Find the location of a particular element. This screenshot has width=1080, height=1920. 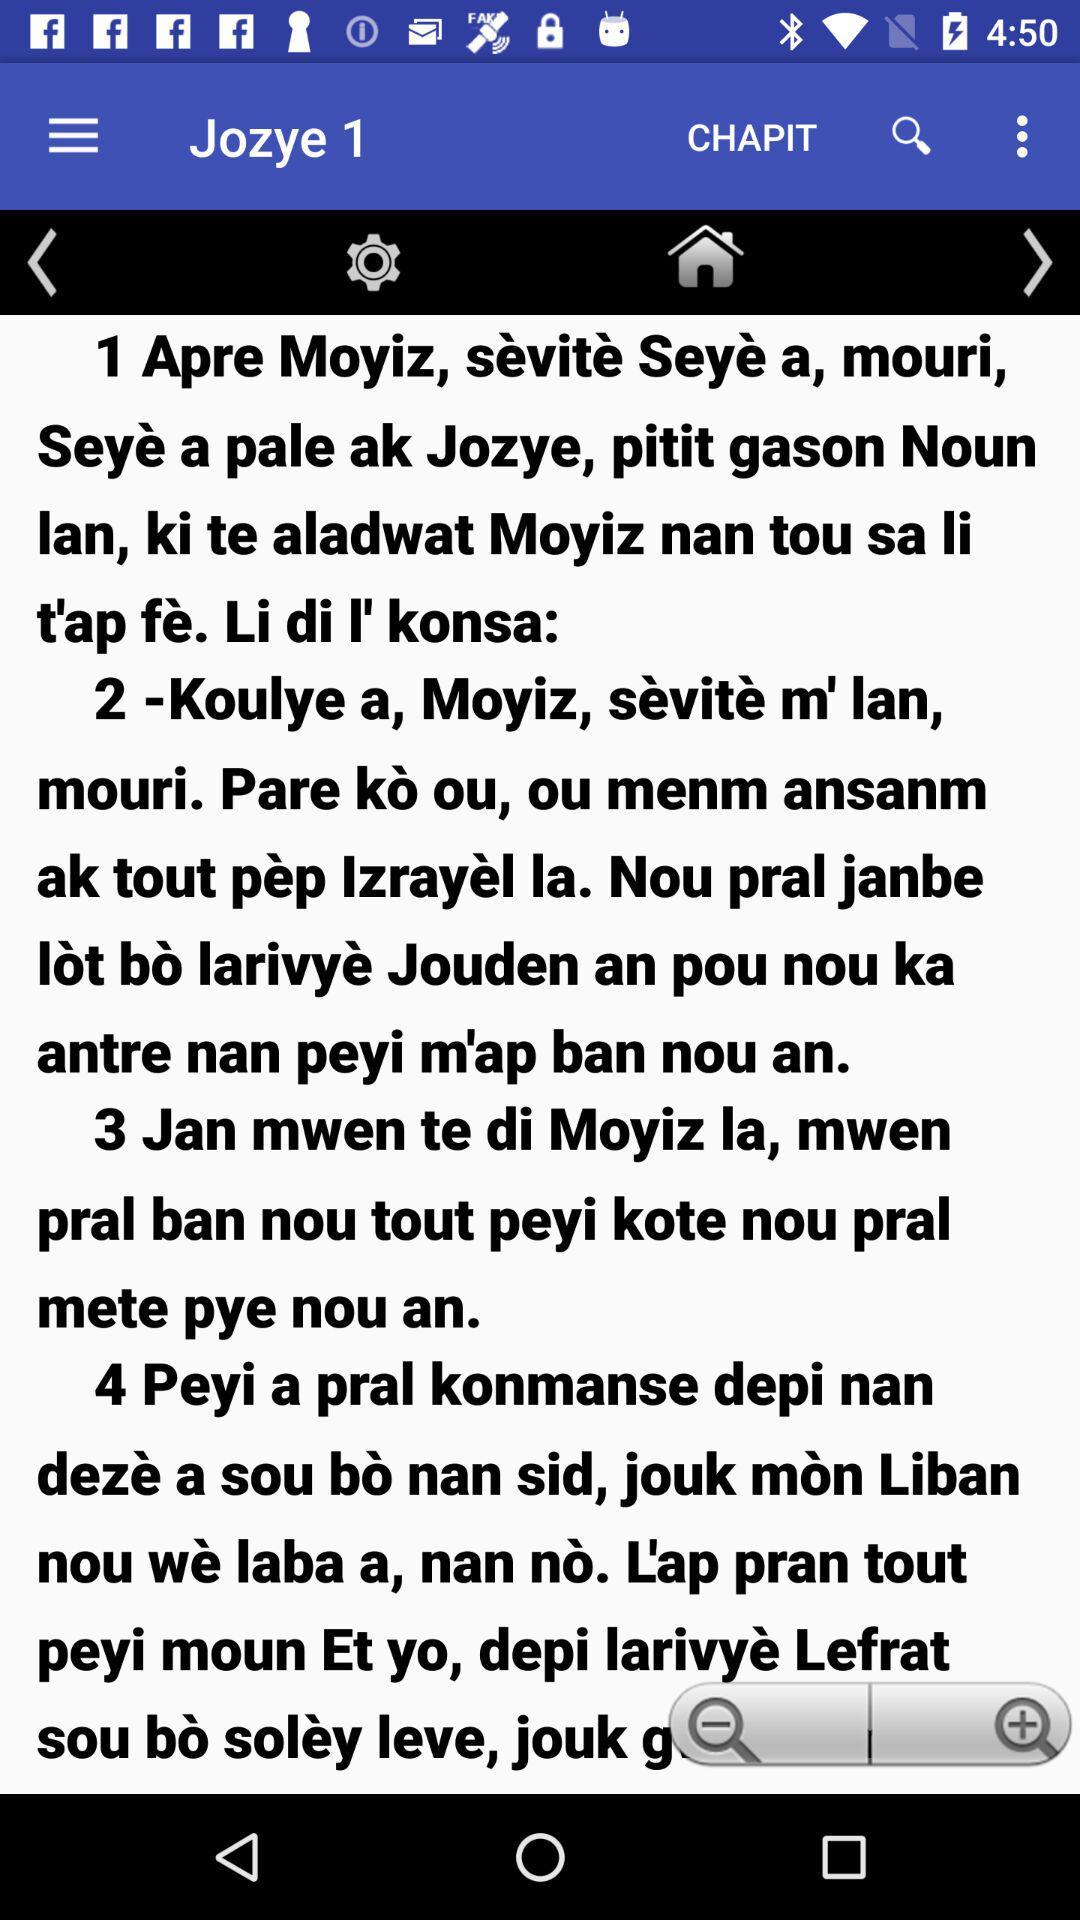

4 peyi a icon is located at coordinates (540, 1567).